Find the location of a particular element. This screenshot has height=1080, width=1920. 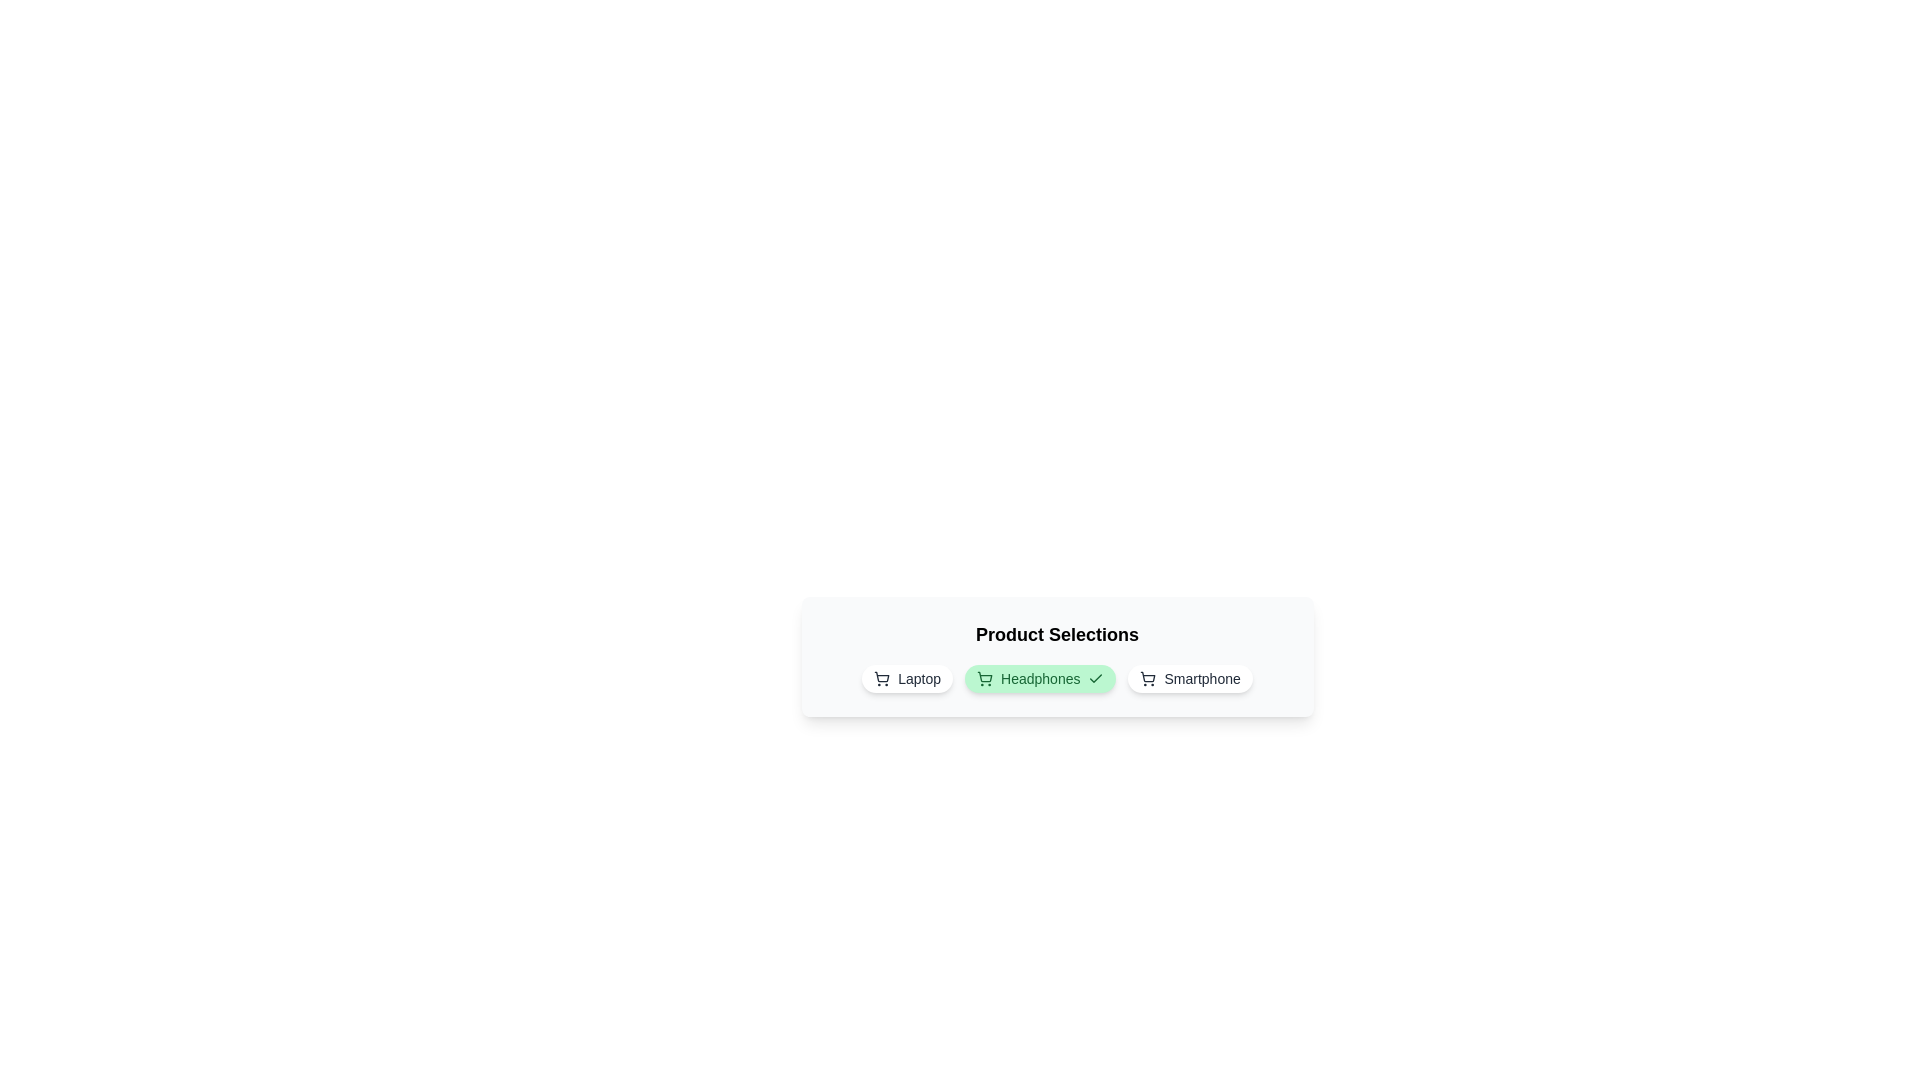

the product chip labeled Headphones is located at coordinates (1040, 677).